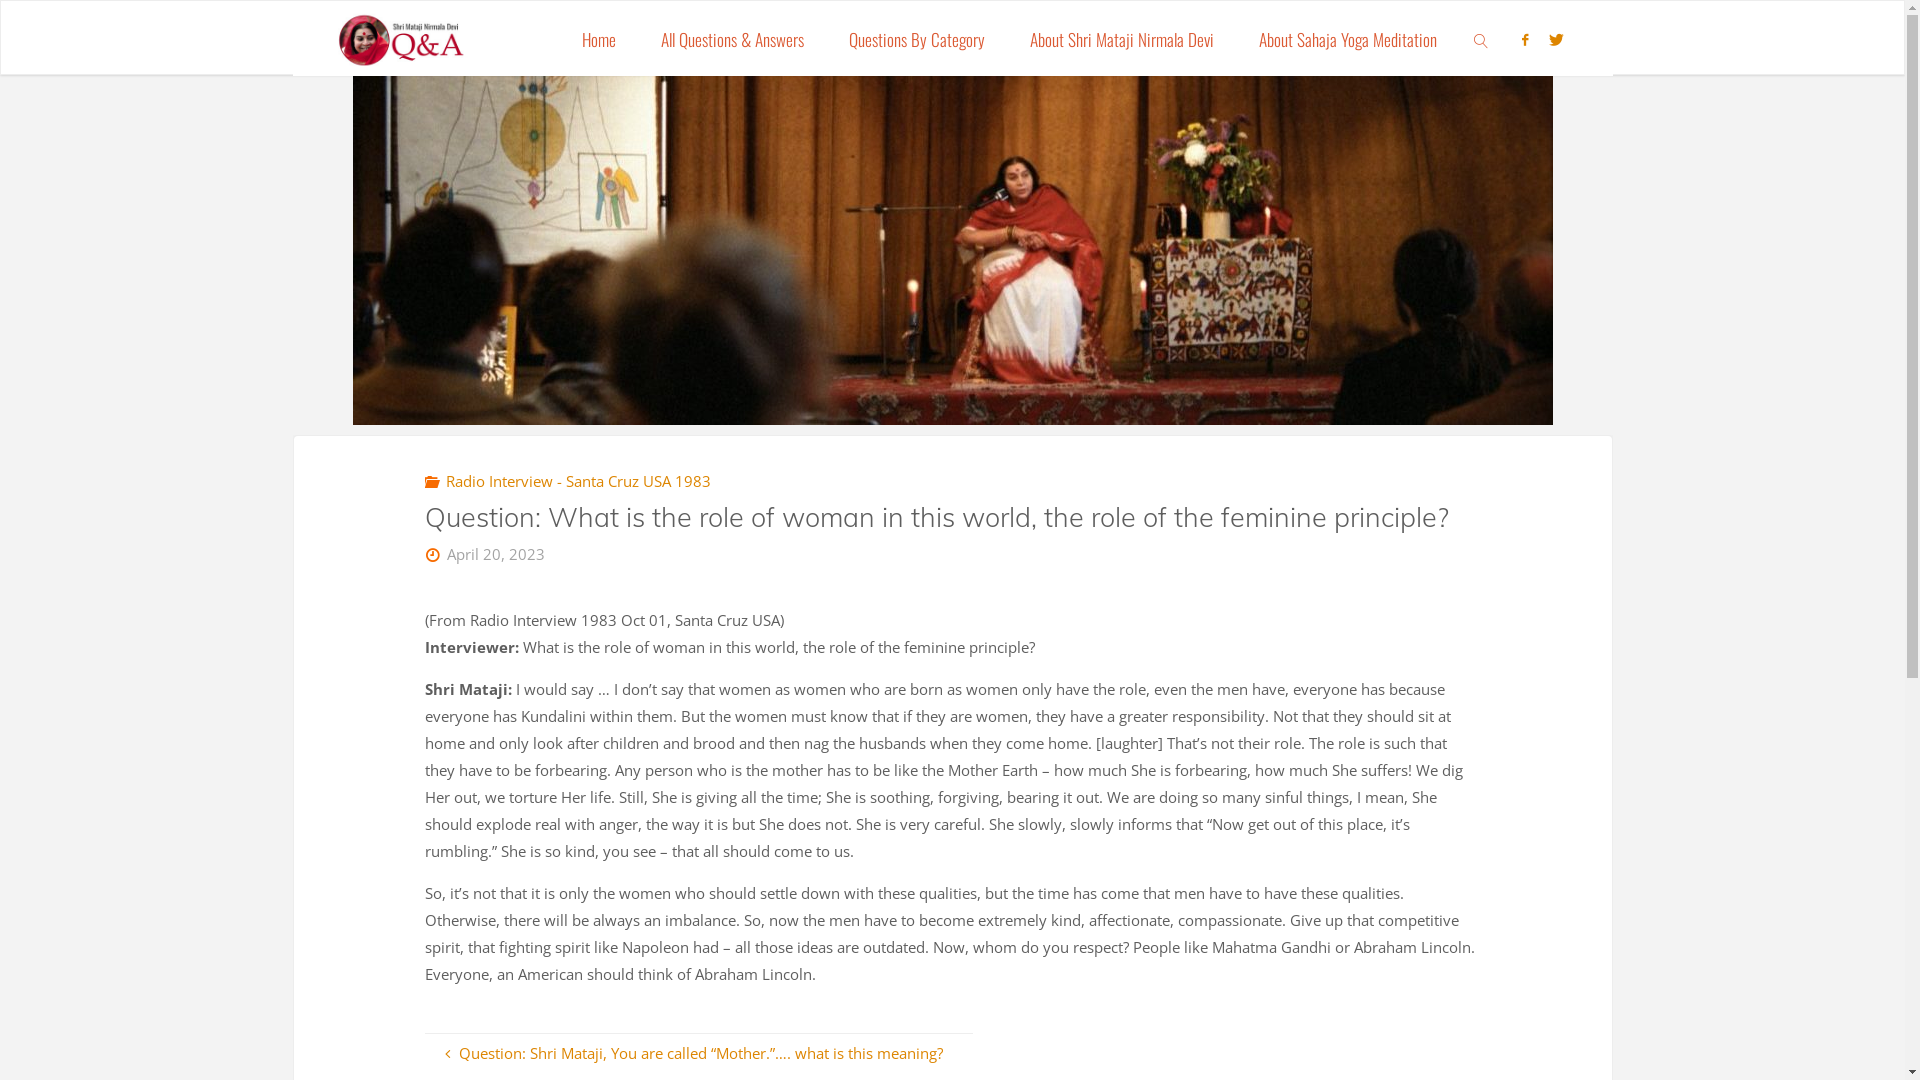 The height and width of the screenshot is (1080, 1920). What do you see at coordinates (1347, 38) in the screenshot?
I see `'About Sahaja Yoga Meditation'` at bounding box center [1347, 38].